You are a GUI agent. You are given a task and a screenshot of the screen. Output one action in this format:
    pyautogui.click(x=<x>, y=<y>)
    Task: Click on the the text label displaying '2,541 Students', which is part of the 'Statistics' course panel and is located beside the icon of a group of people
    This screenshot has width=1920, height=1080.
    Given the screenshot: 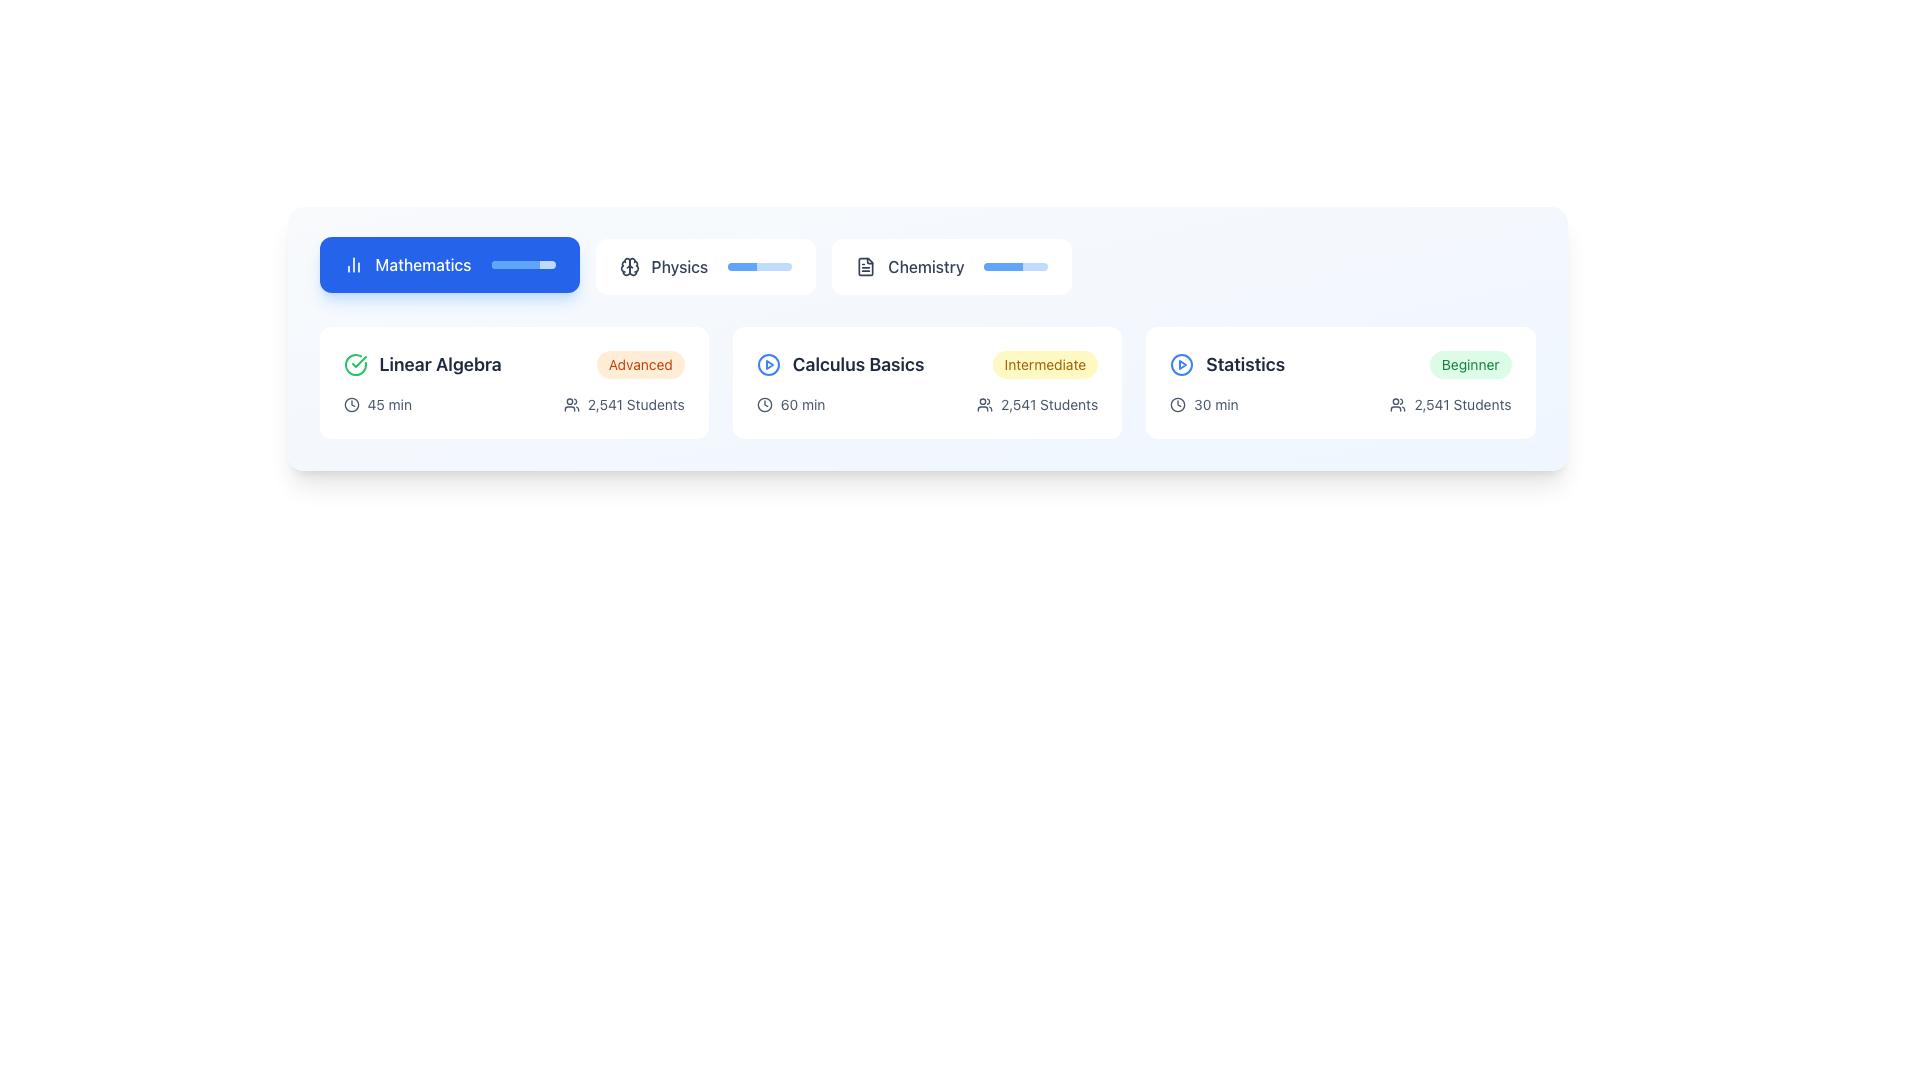 What is the action you would take?
    pyautogui.click(x=1463, y=405)
    